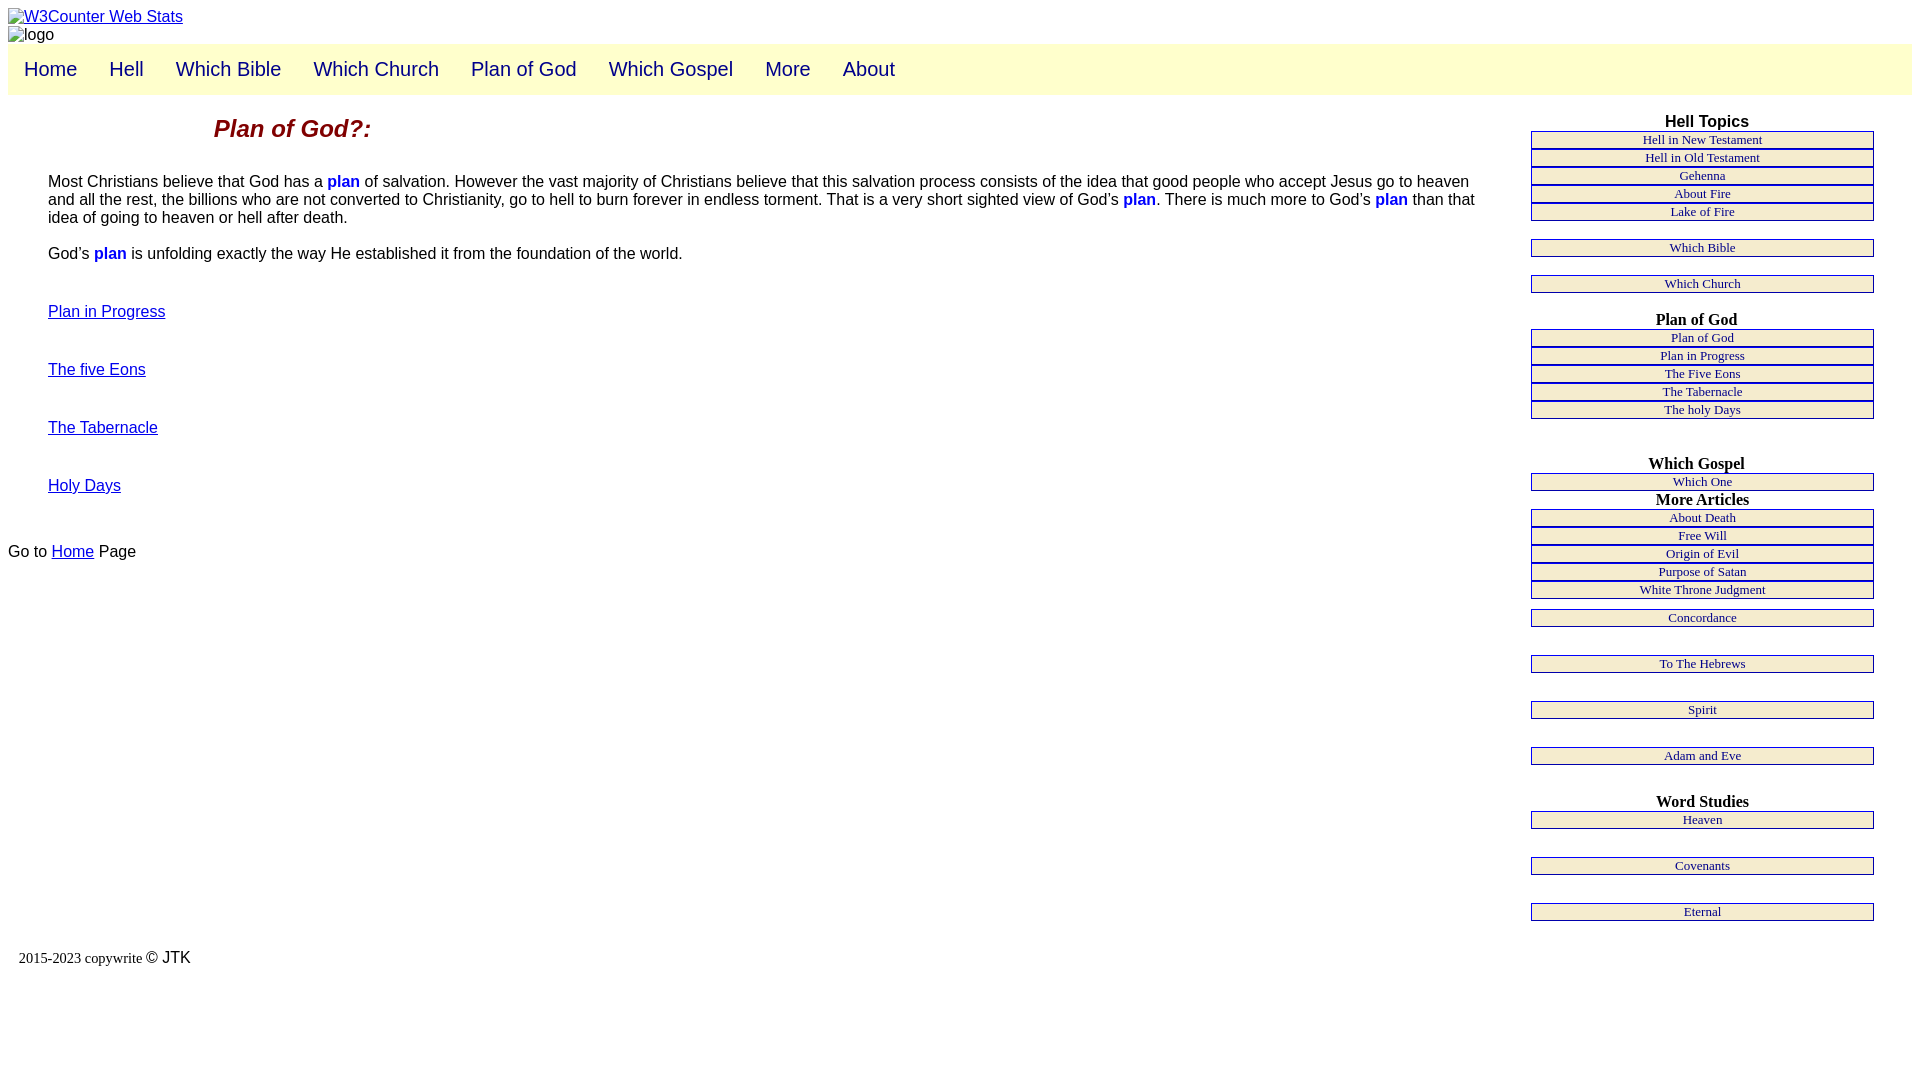  What do you see at coordinates (1530, 138) in the screenshot?
I see `'Hell in New Testament'` at bounding box center [1530, 138].